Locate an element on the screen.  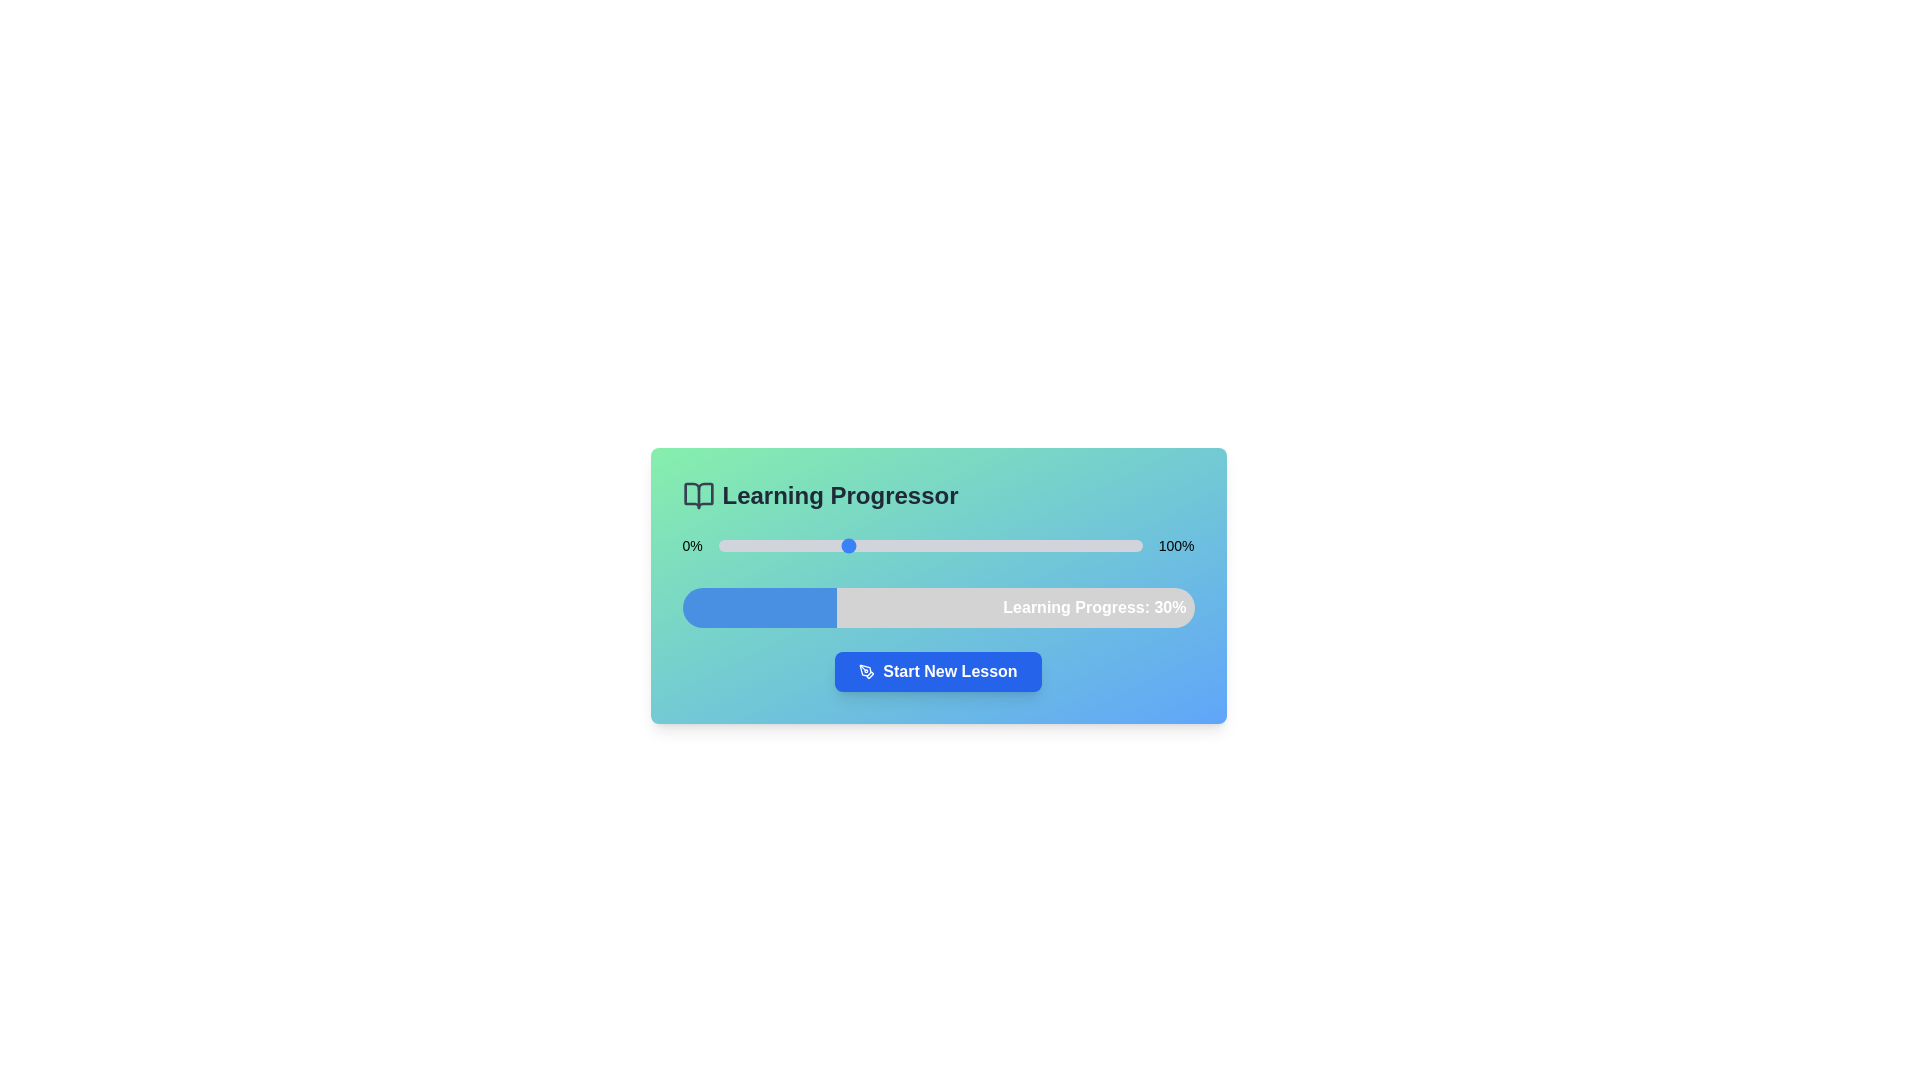
'Start New Lesson' button is located at coordinates (936, 671).